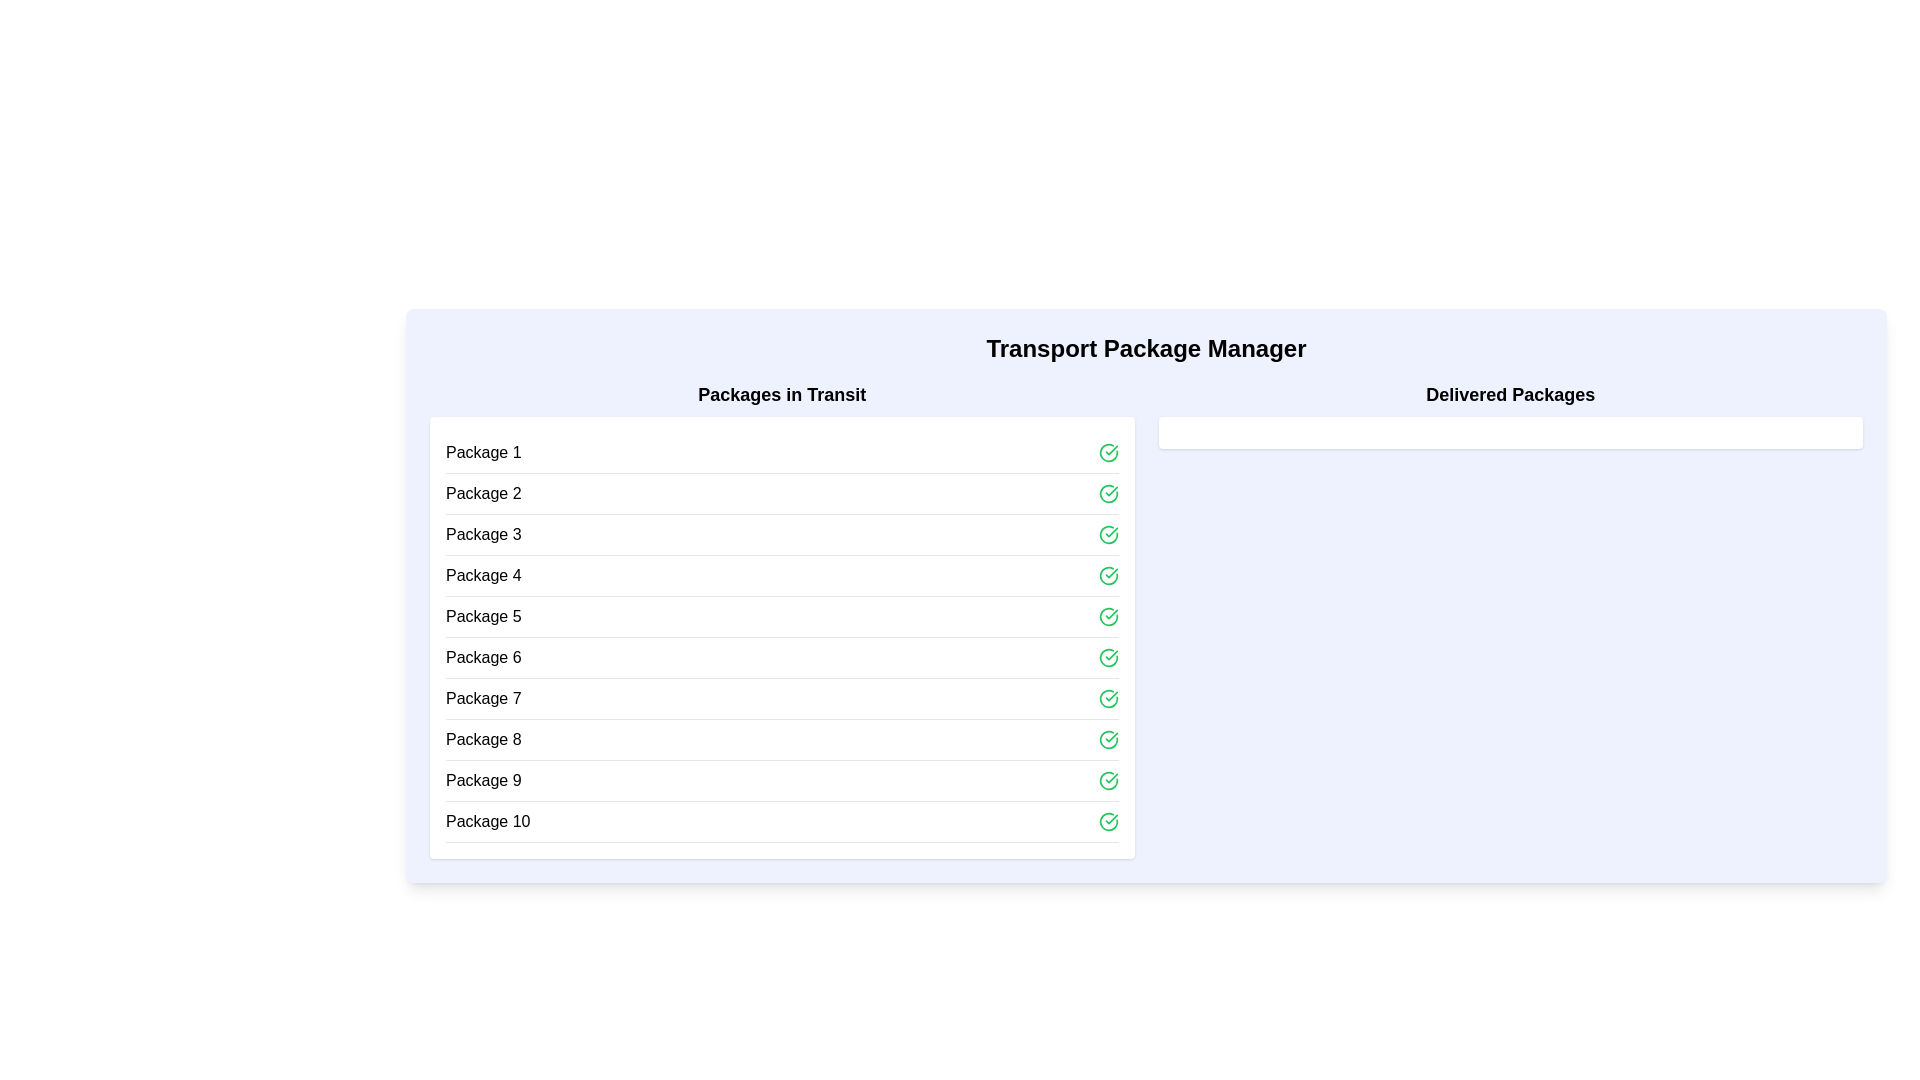  What do you see at coordinates (488, 821) in the screenshot?
I see `the static text label displaying 'Package 10' located at the bottom of the 'Packages in Transit' section` at bounding box center [488, 821].